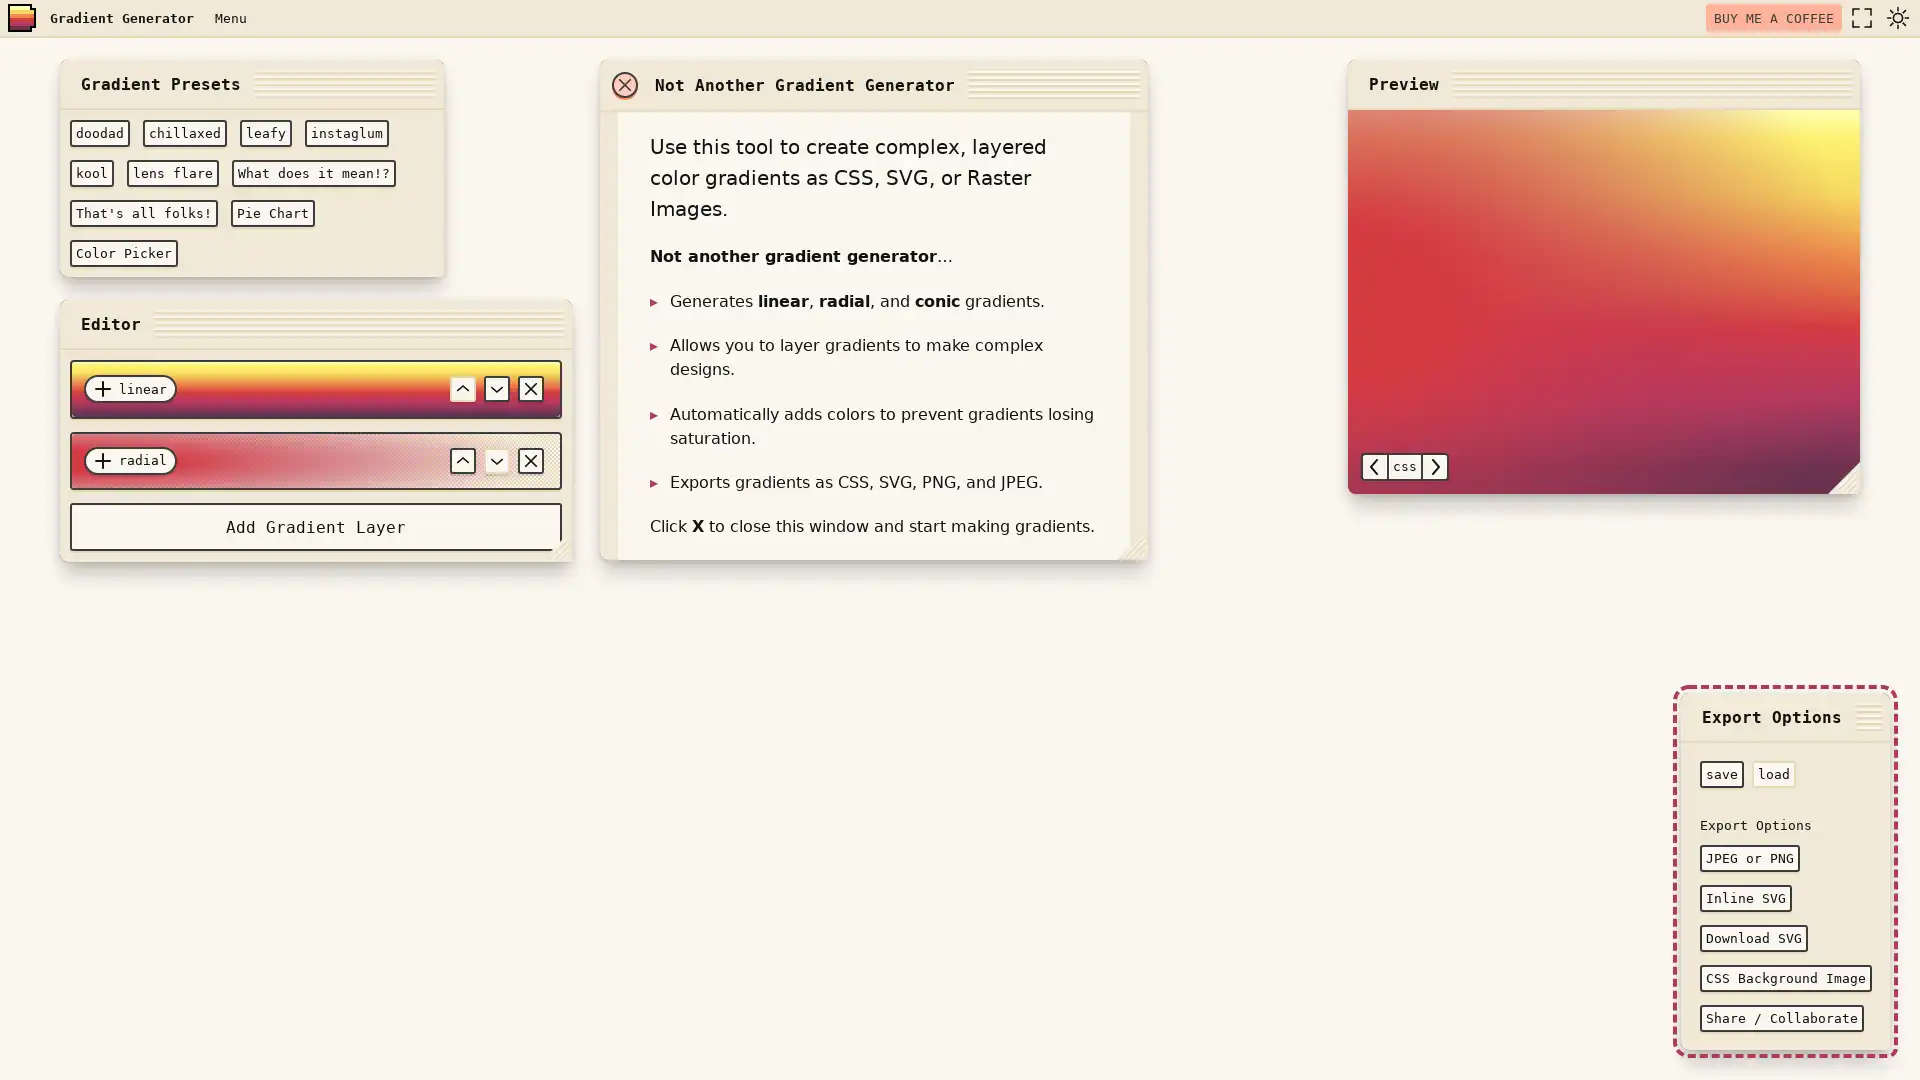 This screenshot has width=1920, height=1080. What do you see at coordinates (1785, 976) in the screenshot?
I see `CSS Background Image` at bounding box center [1785, 976].